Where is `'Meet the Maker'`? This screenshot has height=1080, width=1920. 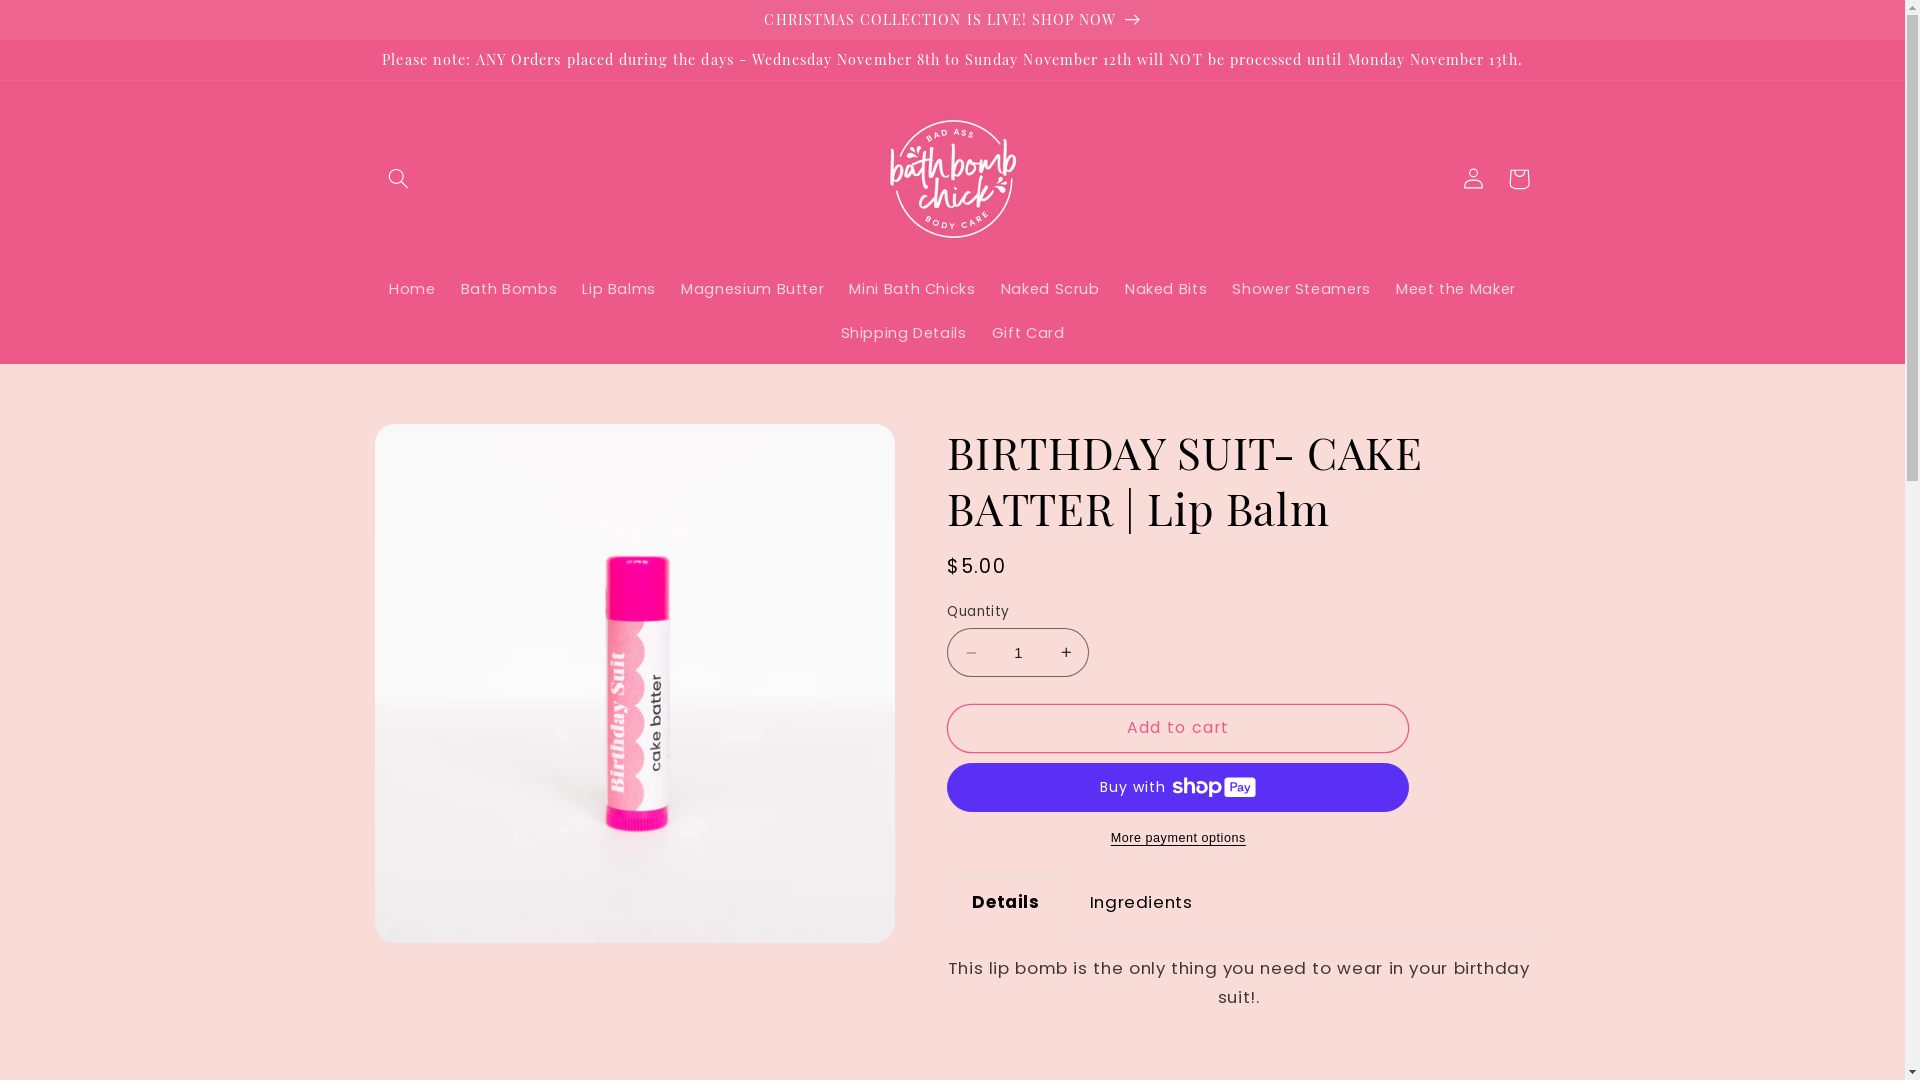
'Meet the Maker' is located at coordinates (1455, 289).